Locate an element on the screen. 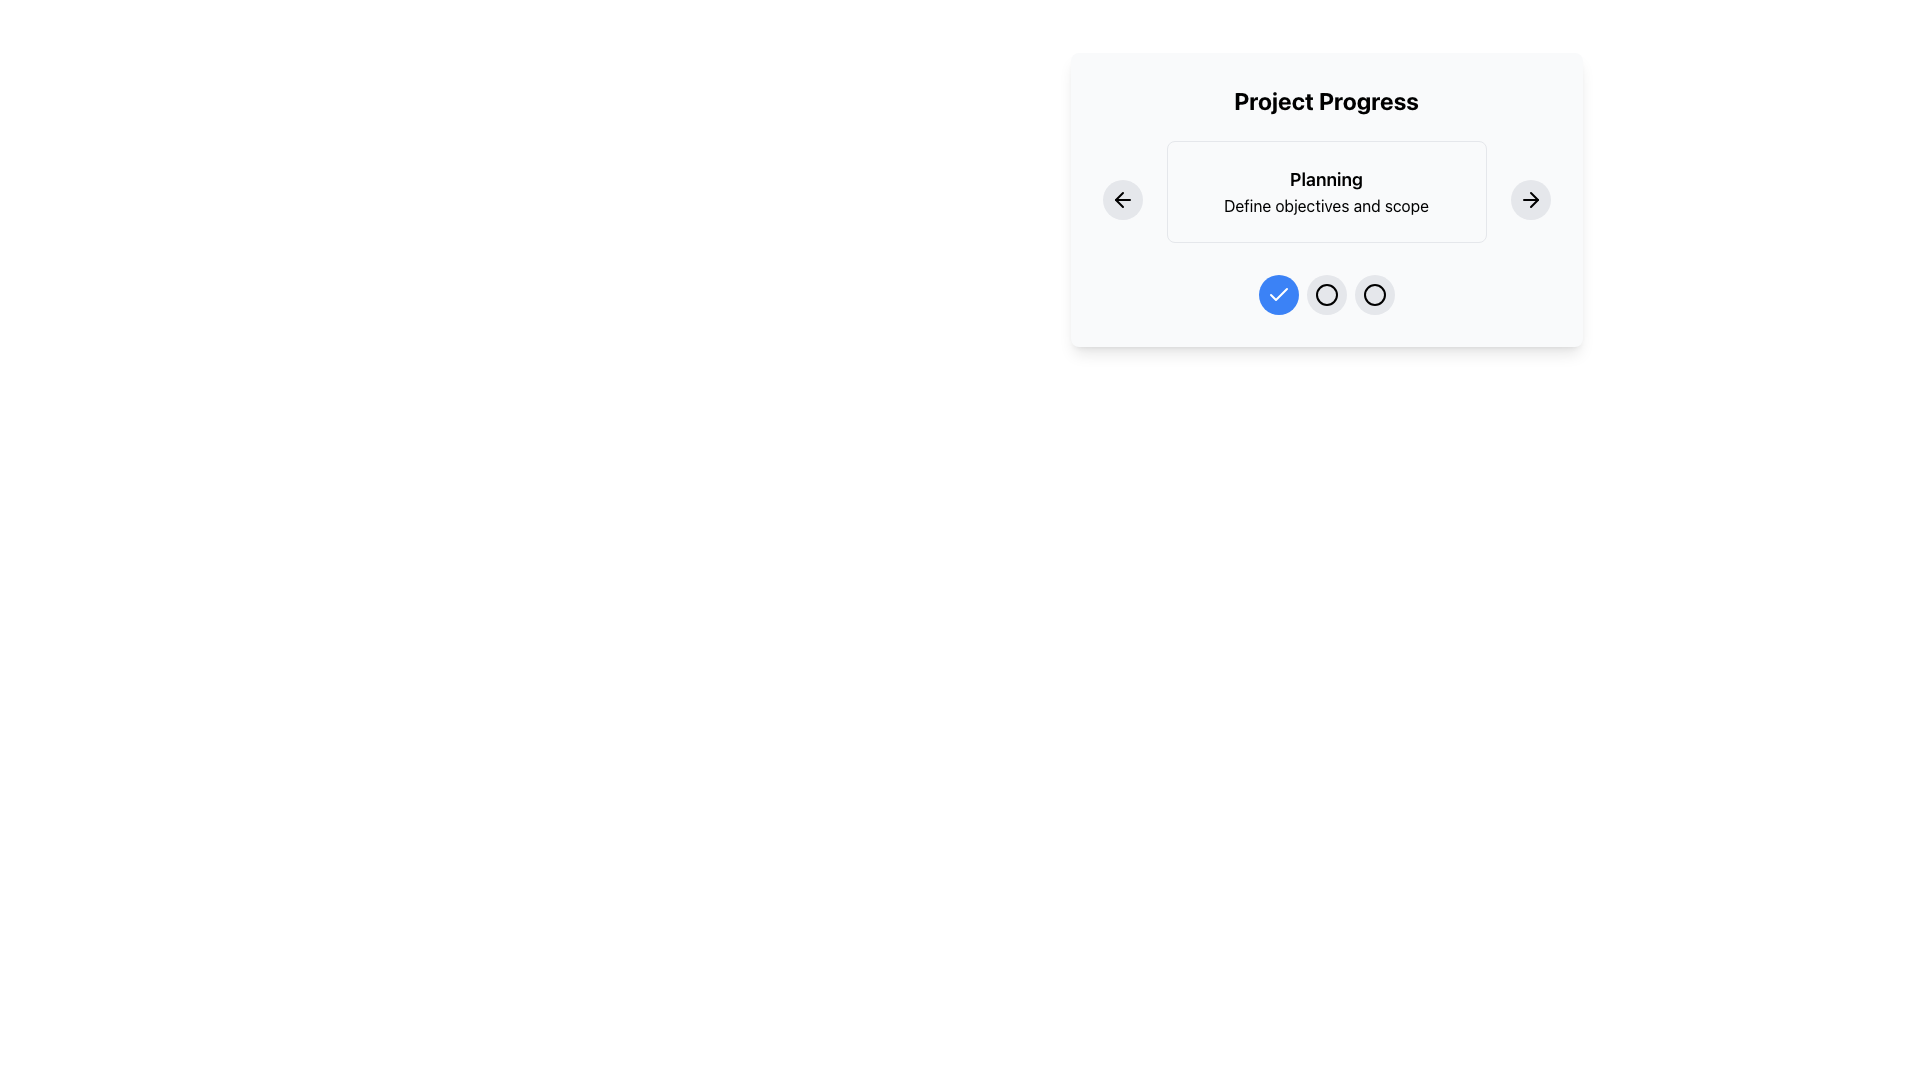  the static text label that reads 'Define objectives and scope', which is located directly below the bold text 'Planning' in a white box is located at coordinates (1326, 205).